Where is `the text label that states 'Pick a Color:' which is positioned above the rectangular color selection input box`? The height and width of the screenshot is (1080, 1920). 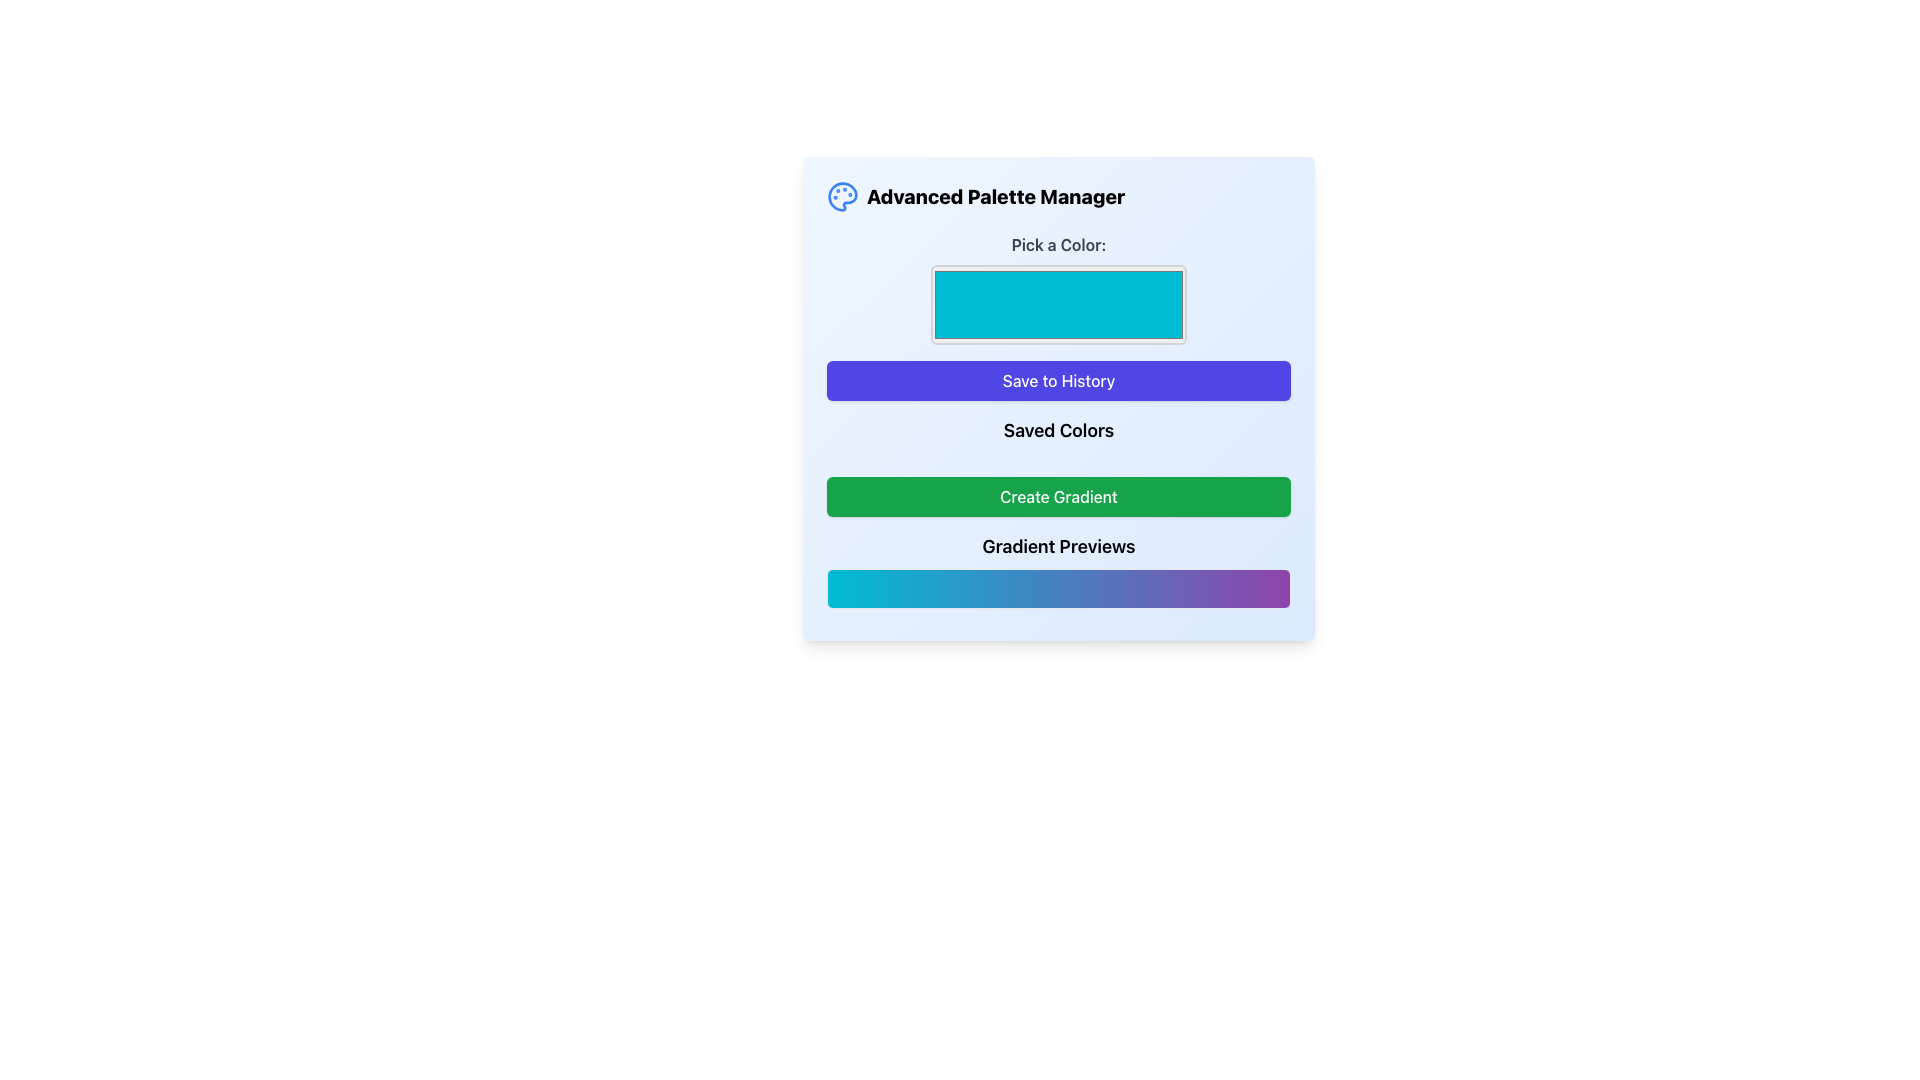
the text label that states 'Pick a Color:' which is positioned above the rectangular color selection input box is located at coordinates (1058, 244).